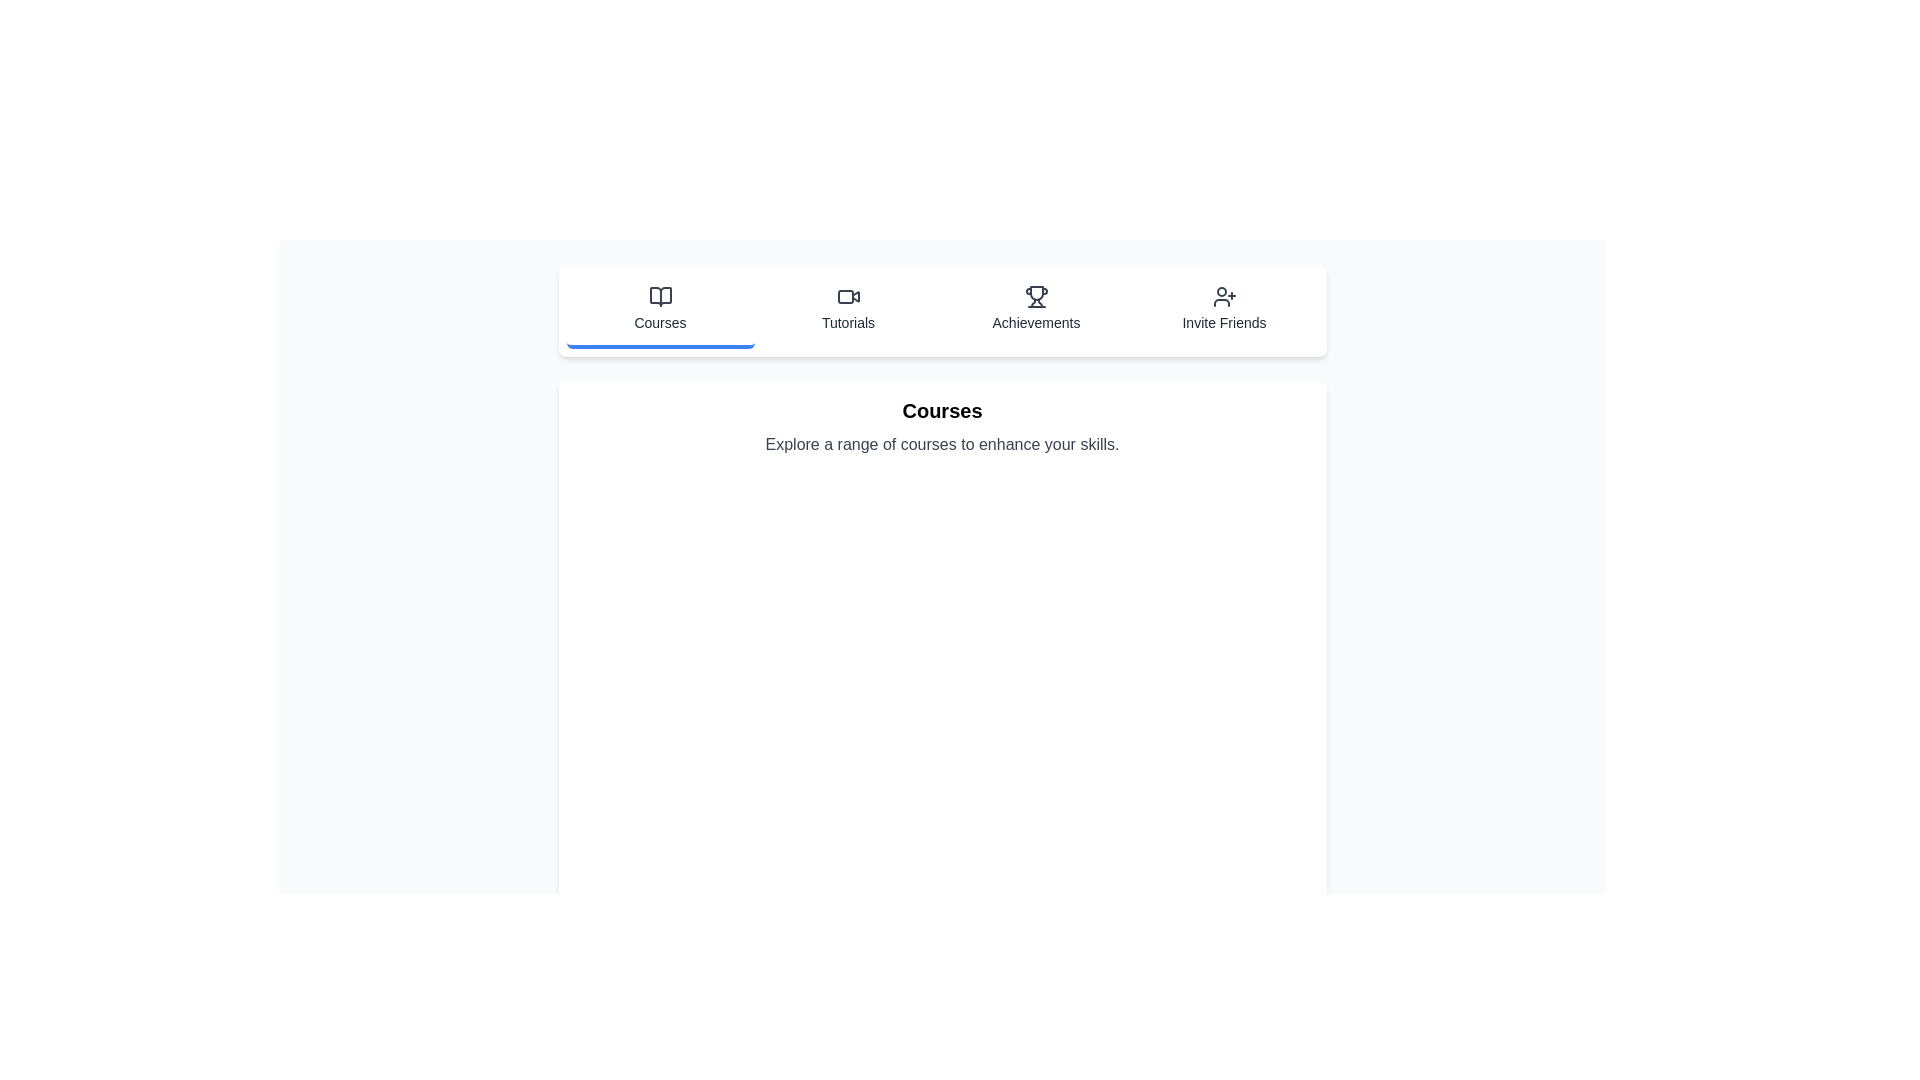  I want to click on text label for the 'Achievements' navigation option located in the navigation bar, positioned below the trophy icon, so click(1036, 322).